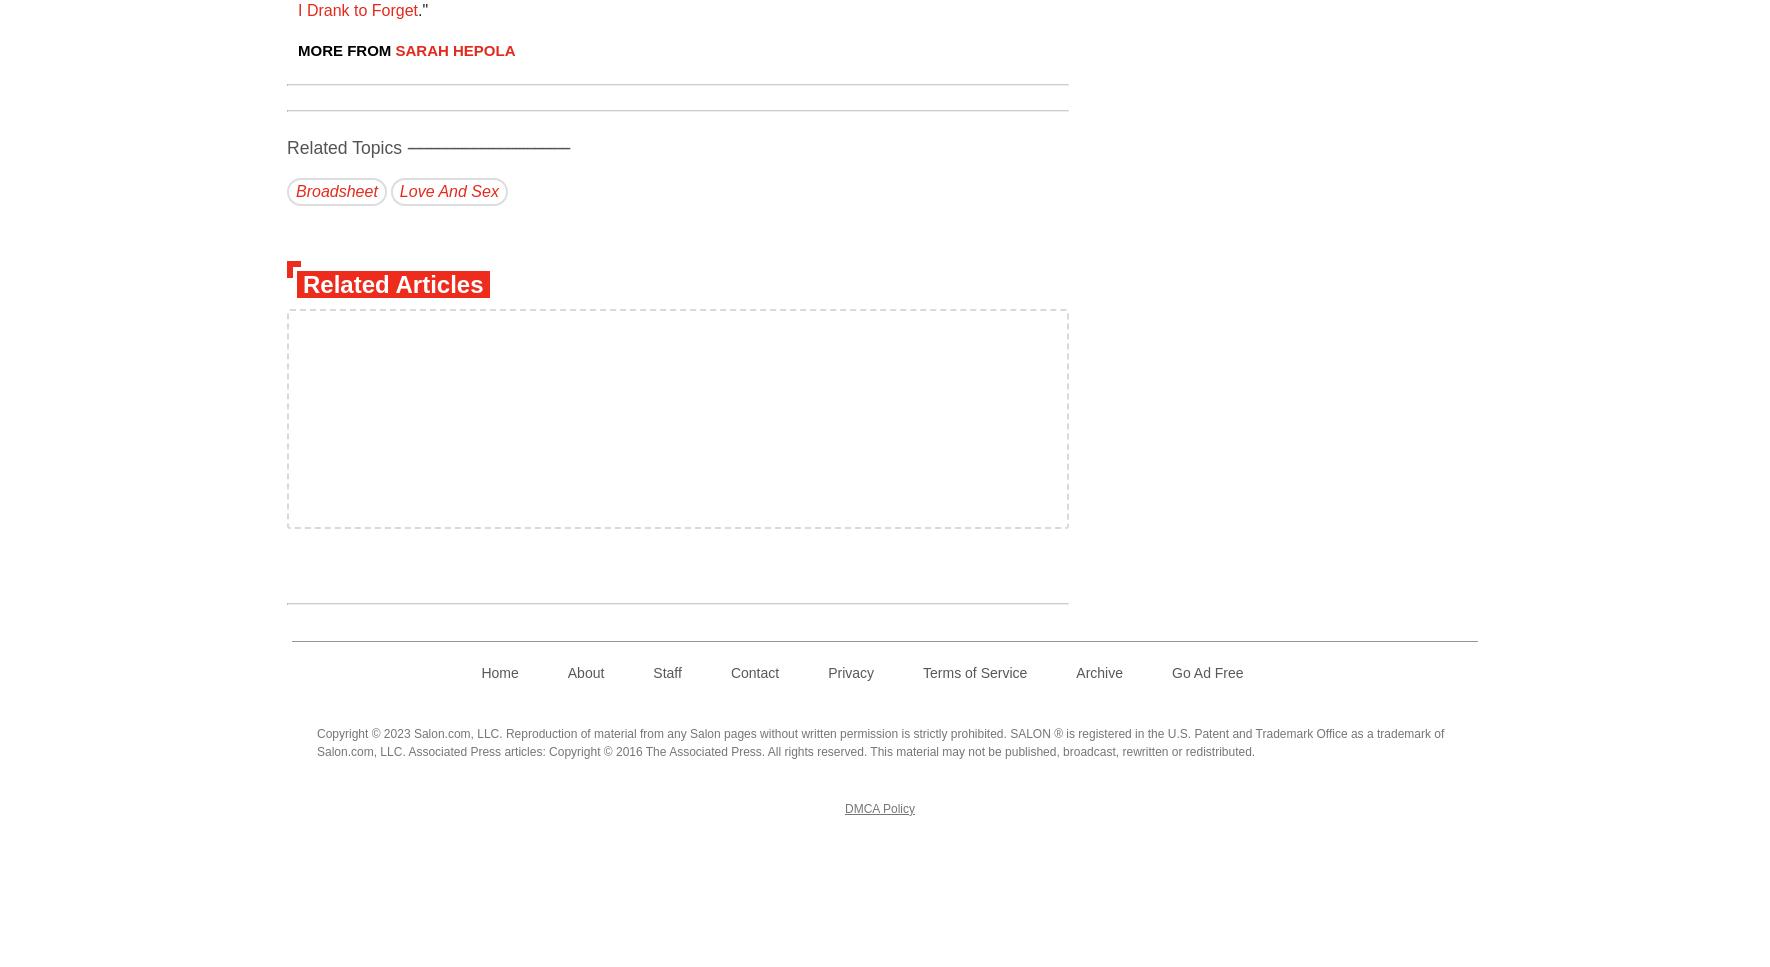 Image resolution: width=1770 pixels, height=967 pixels. What do you see at coordinates (302, 283) in the screenshot?
I see `'Related Articles'` at bounding box center [302, 283].